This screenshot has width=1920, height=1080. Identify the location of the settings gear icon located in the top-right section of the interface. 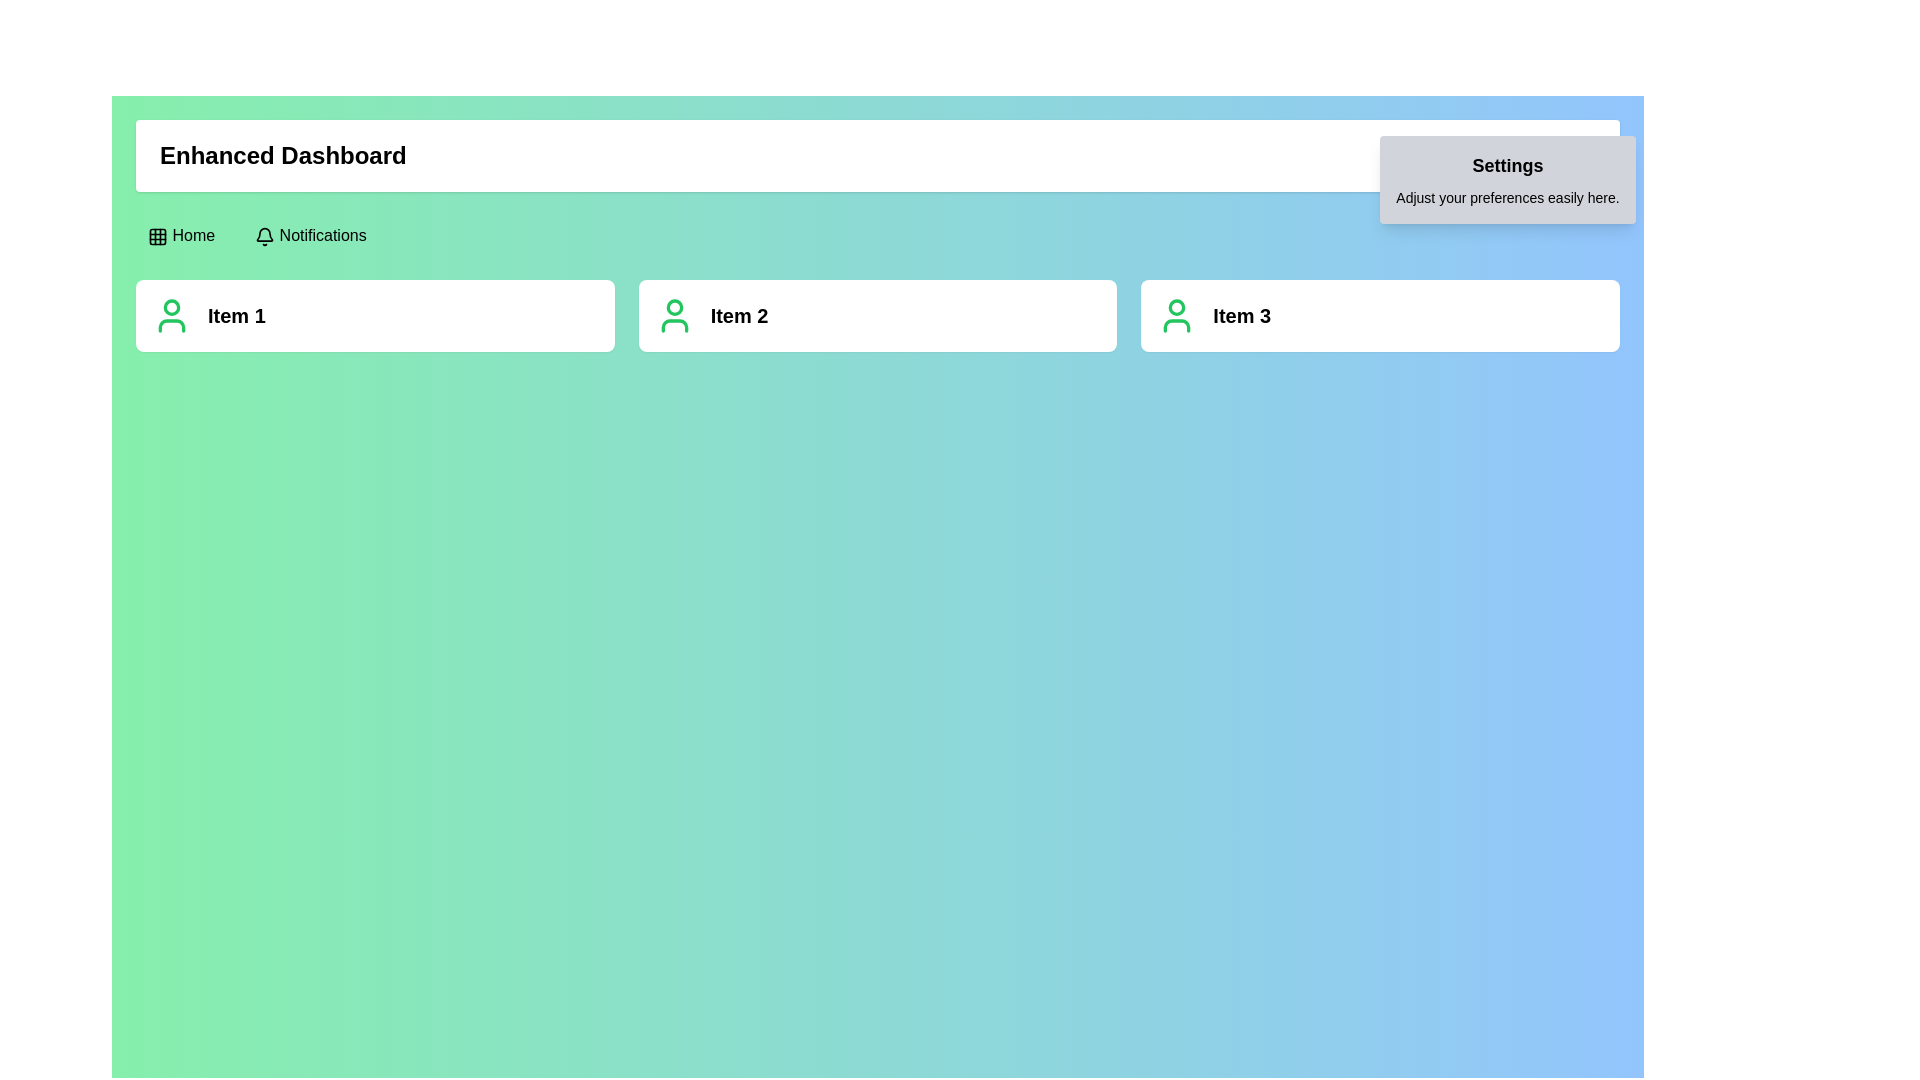
(1478, 154).